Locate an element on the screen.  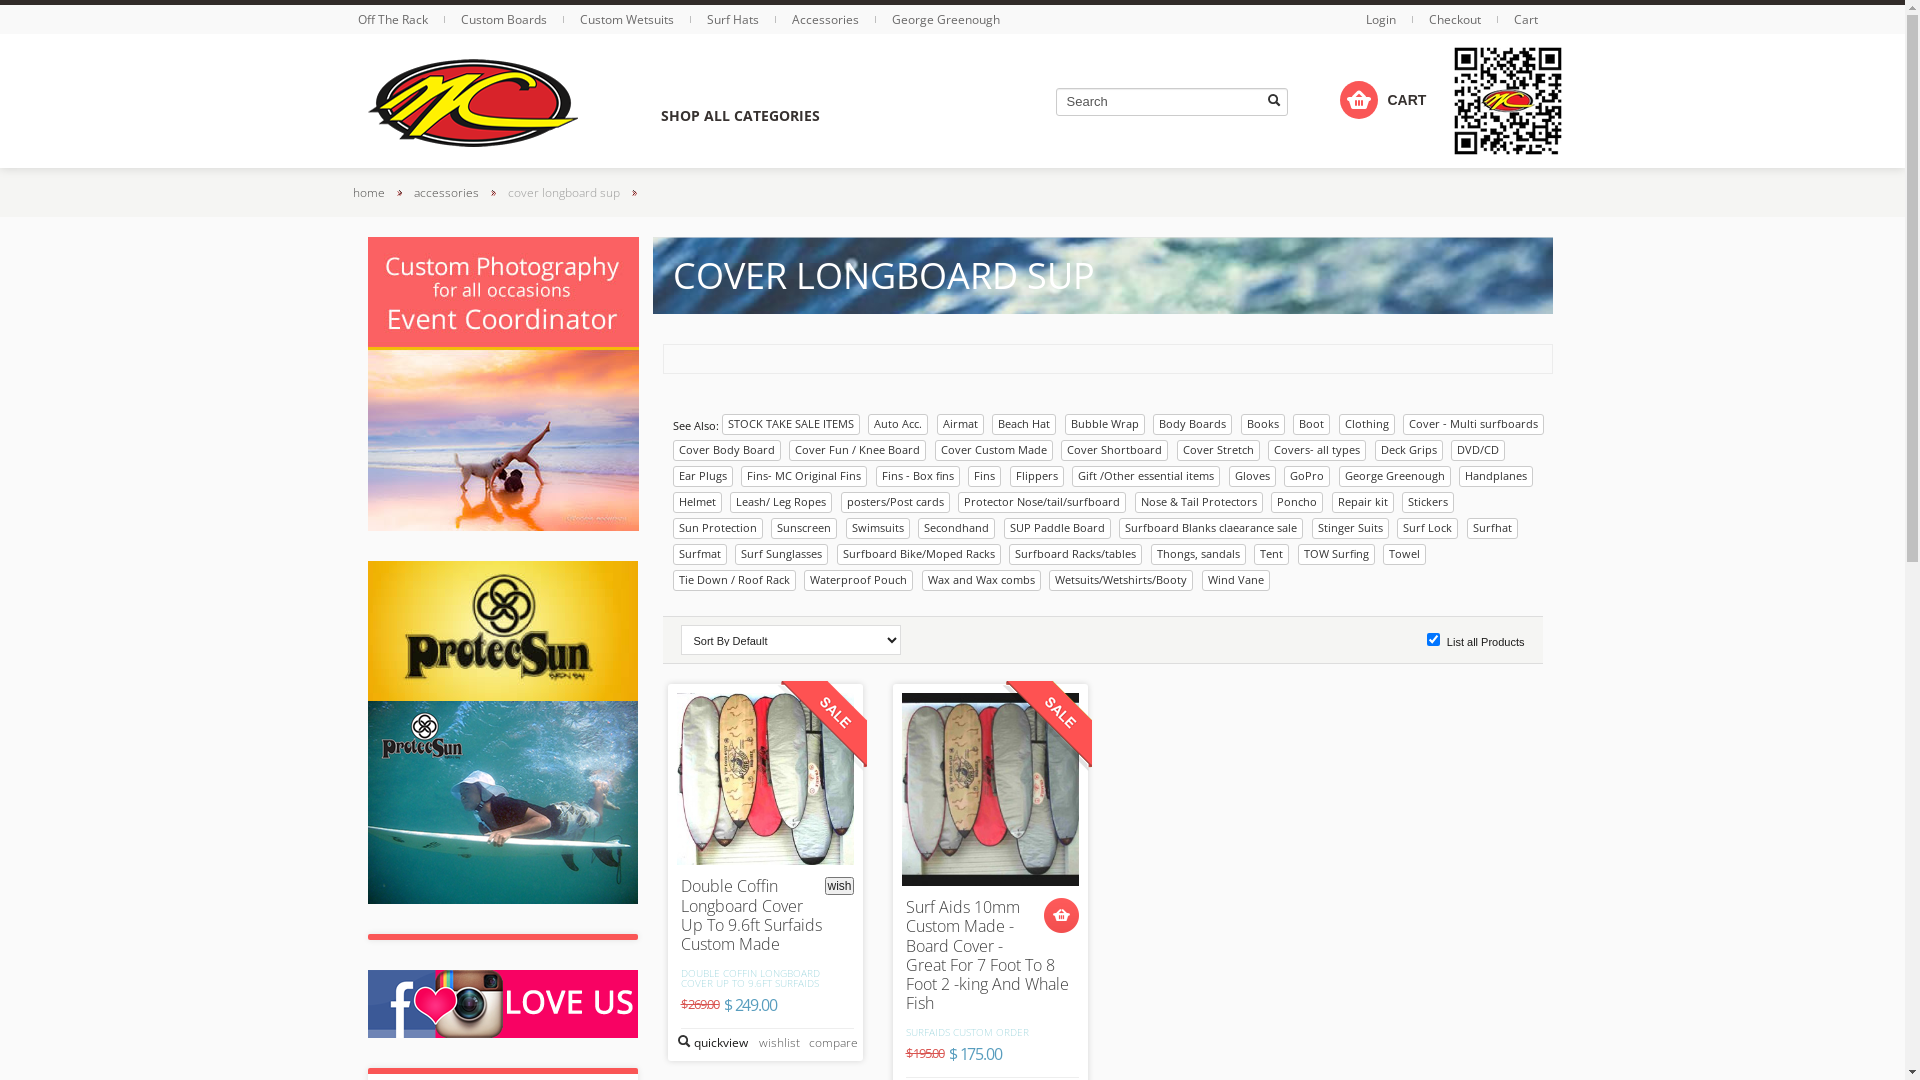
'Helmet' is located at coordinates (672, 501).